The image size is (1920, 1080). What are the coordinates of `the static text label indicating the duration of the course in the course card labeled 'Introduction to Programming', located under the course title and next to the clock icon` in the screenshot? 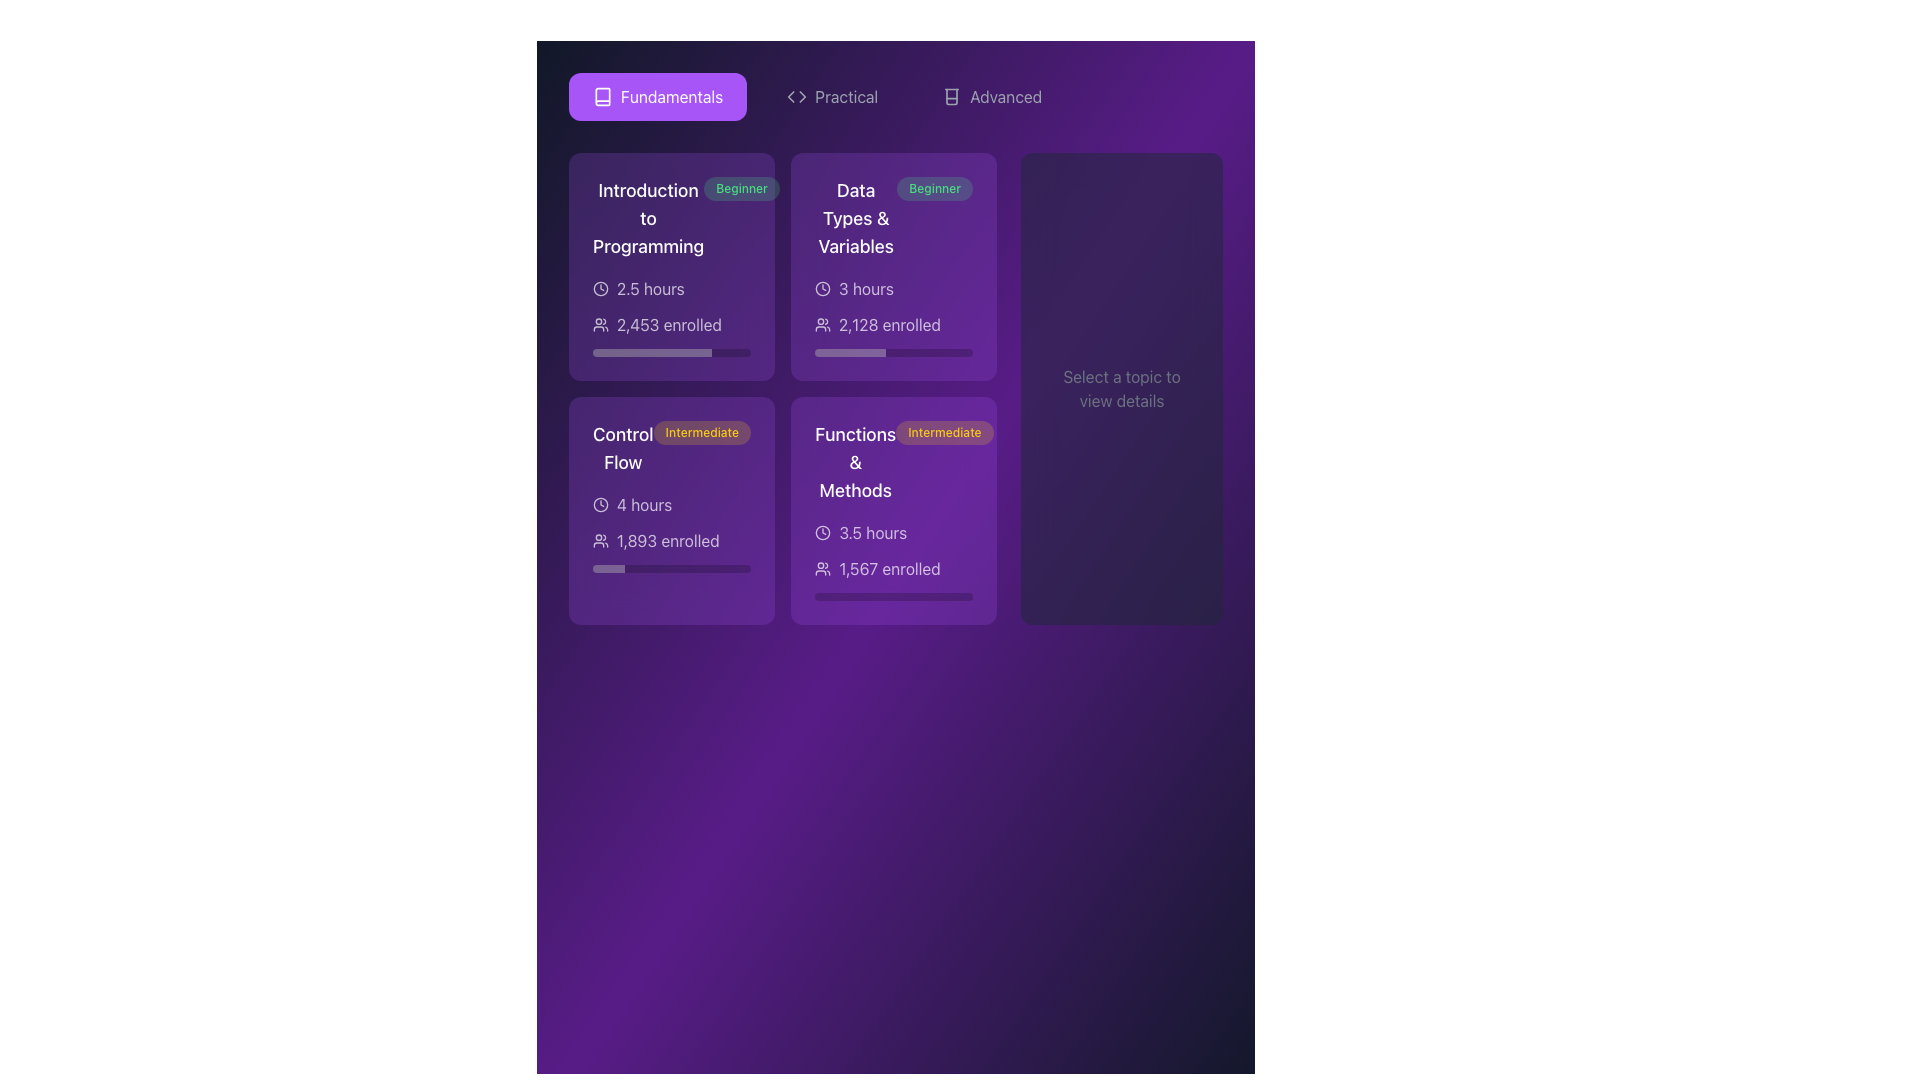 It's located at (650, 289).